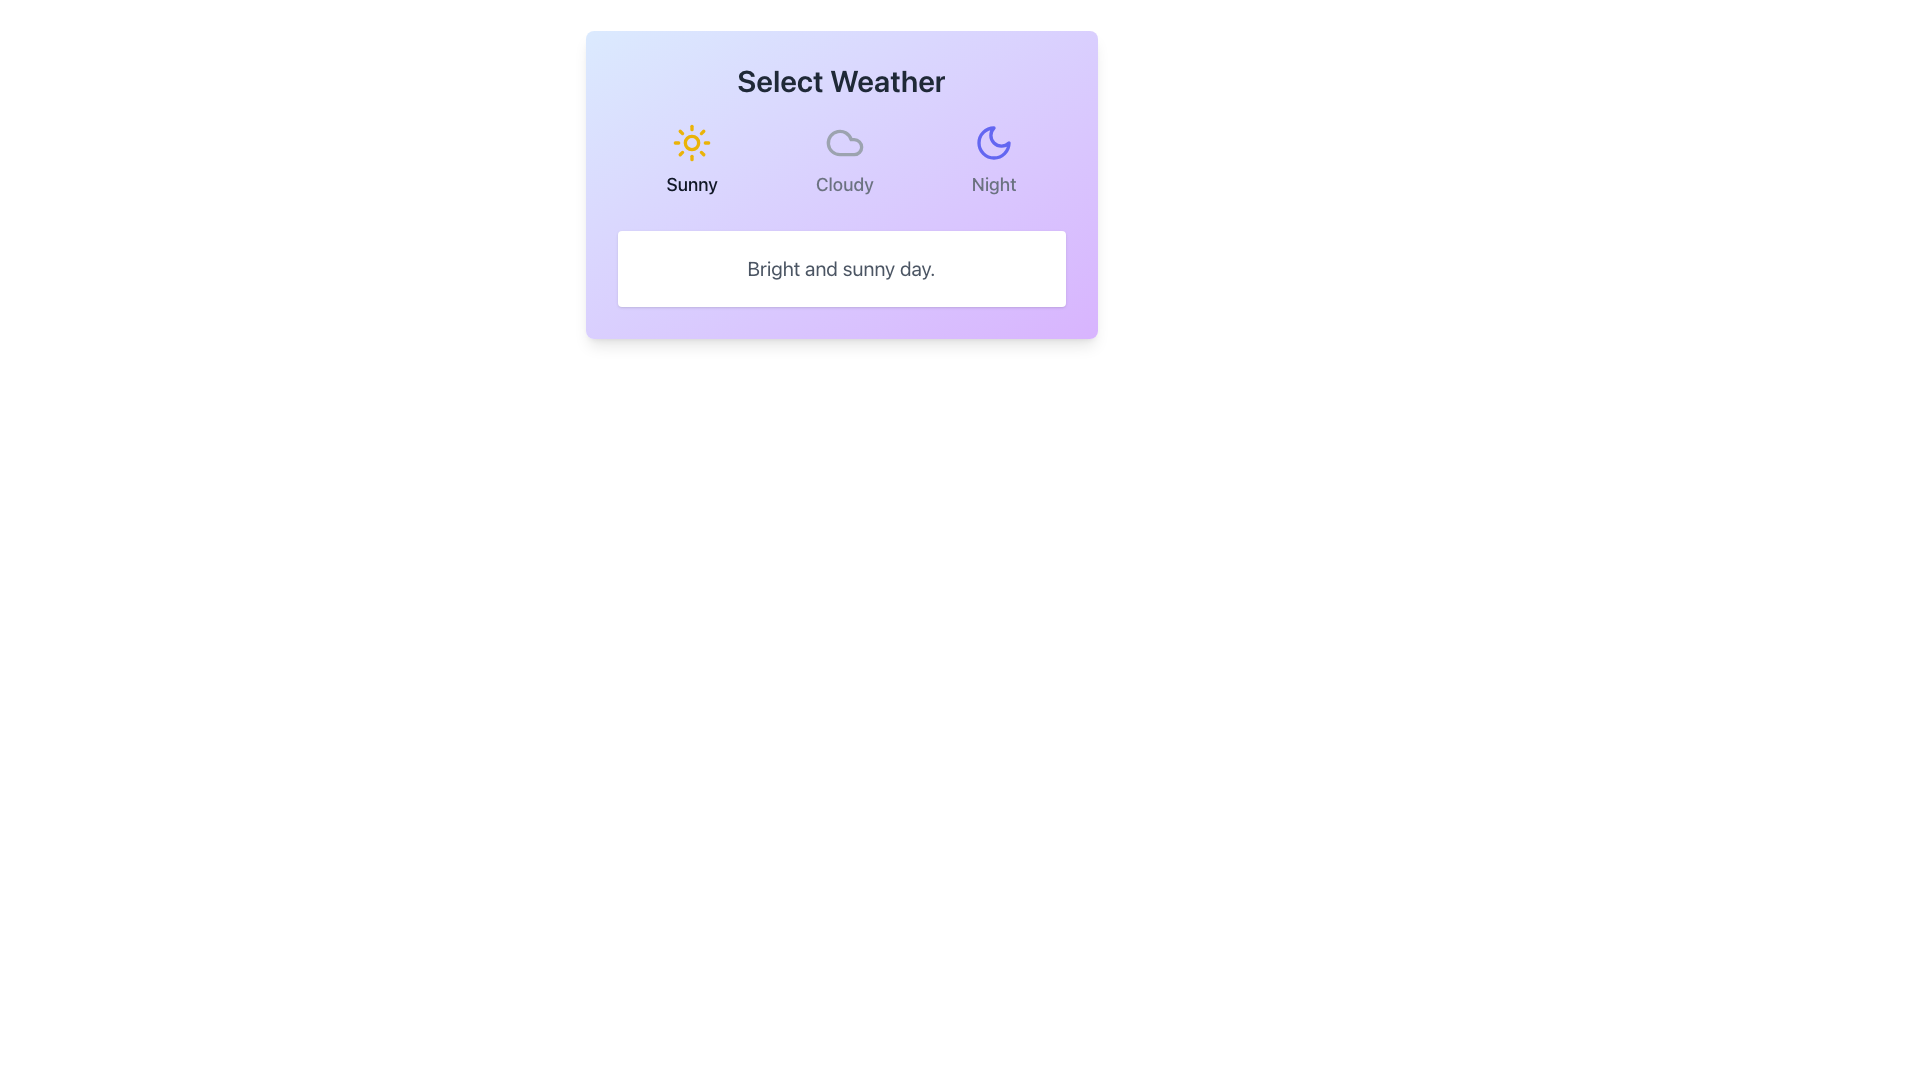  What do you see at coordinates (844, 141) in the screenshot?
I see `the gray-colored cloud icon that is located in the second column of a three-column grid, positioned under the 'Cloudy' caption` at bounding box center [844, 141].